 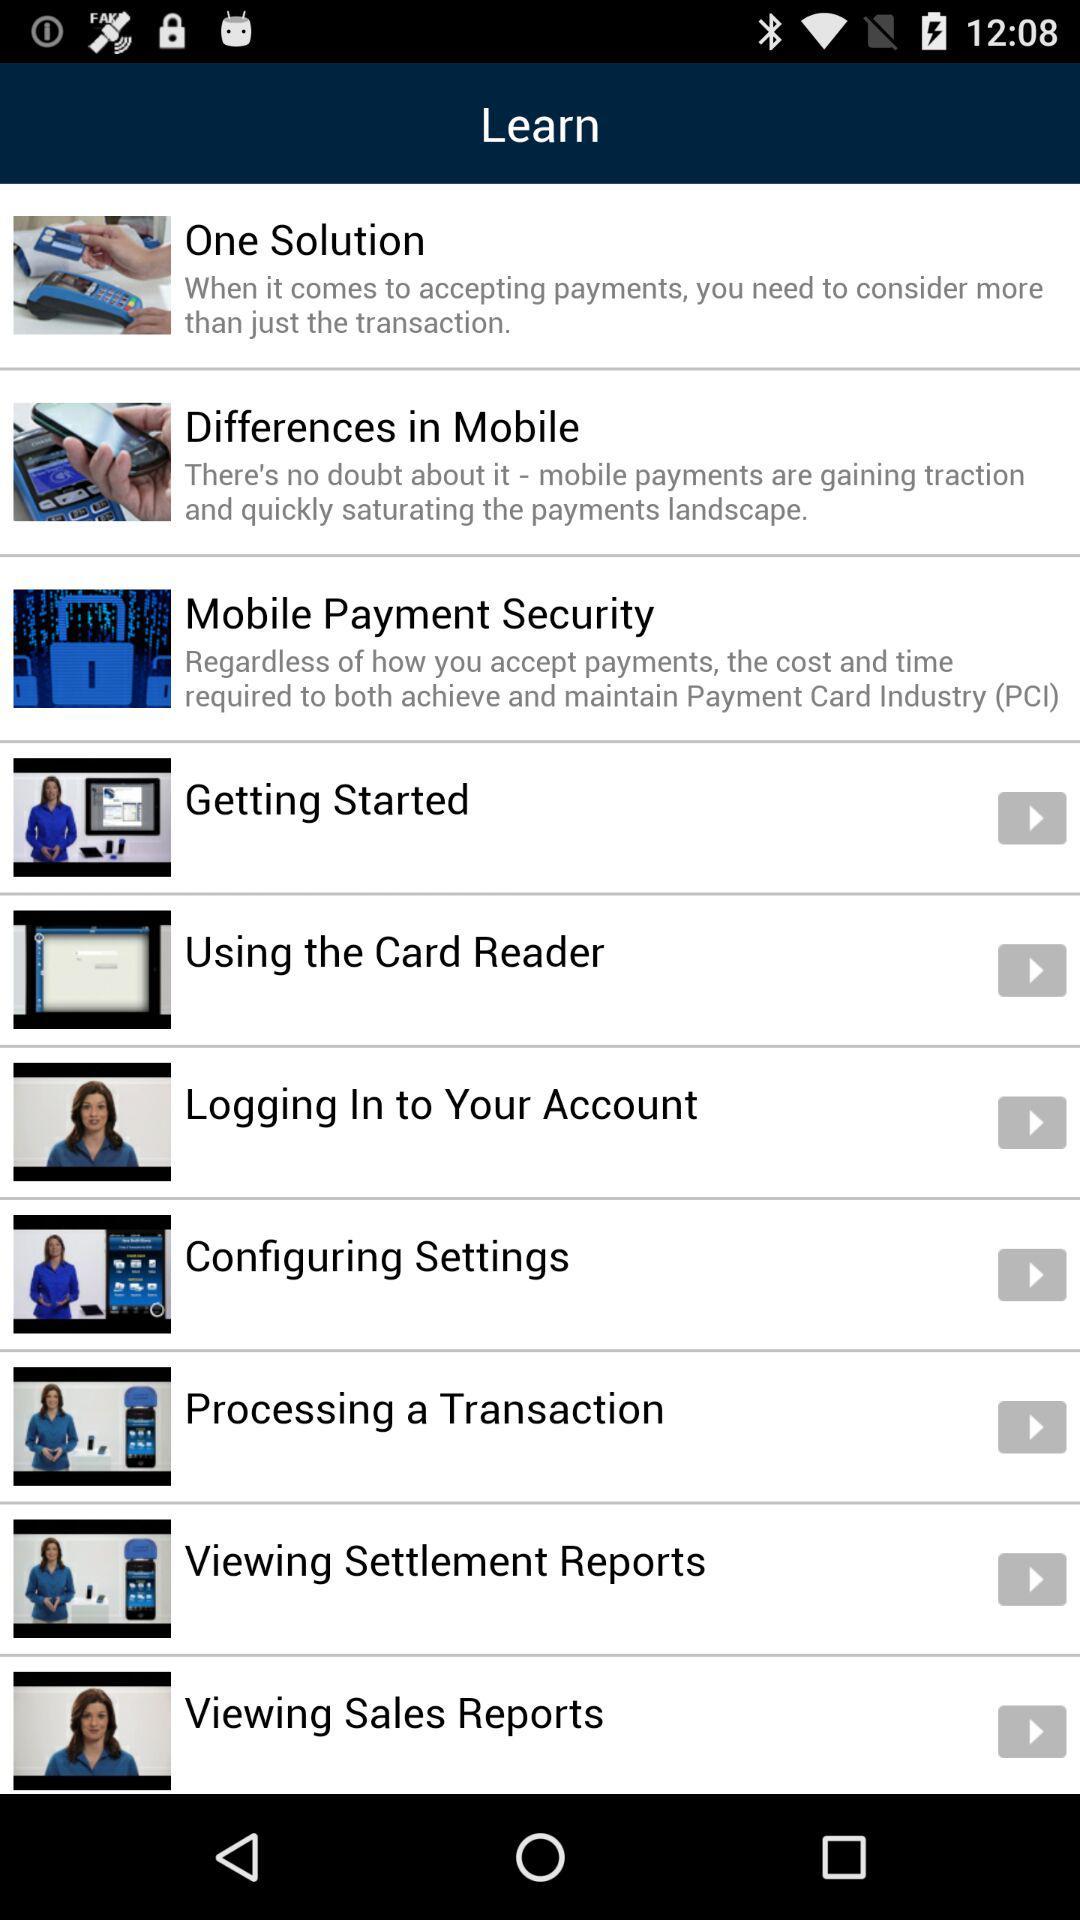 What do you see at coordinates (624, 490) in the screenshot?
I see `the there s no item` at bounding box center [624, 490].